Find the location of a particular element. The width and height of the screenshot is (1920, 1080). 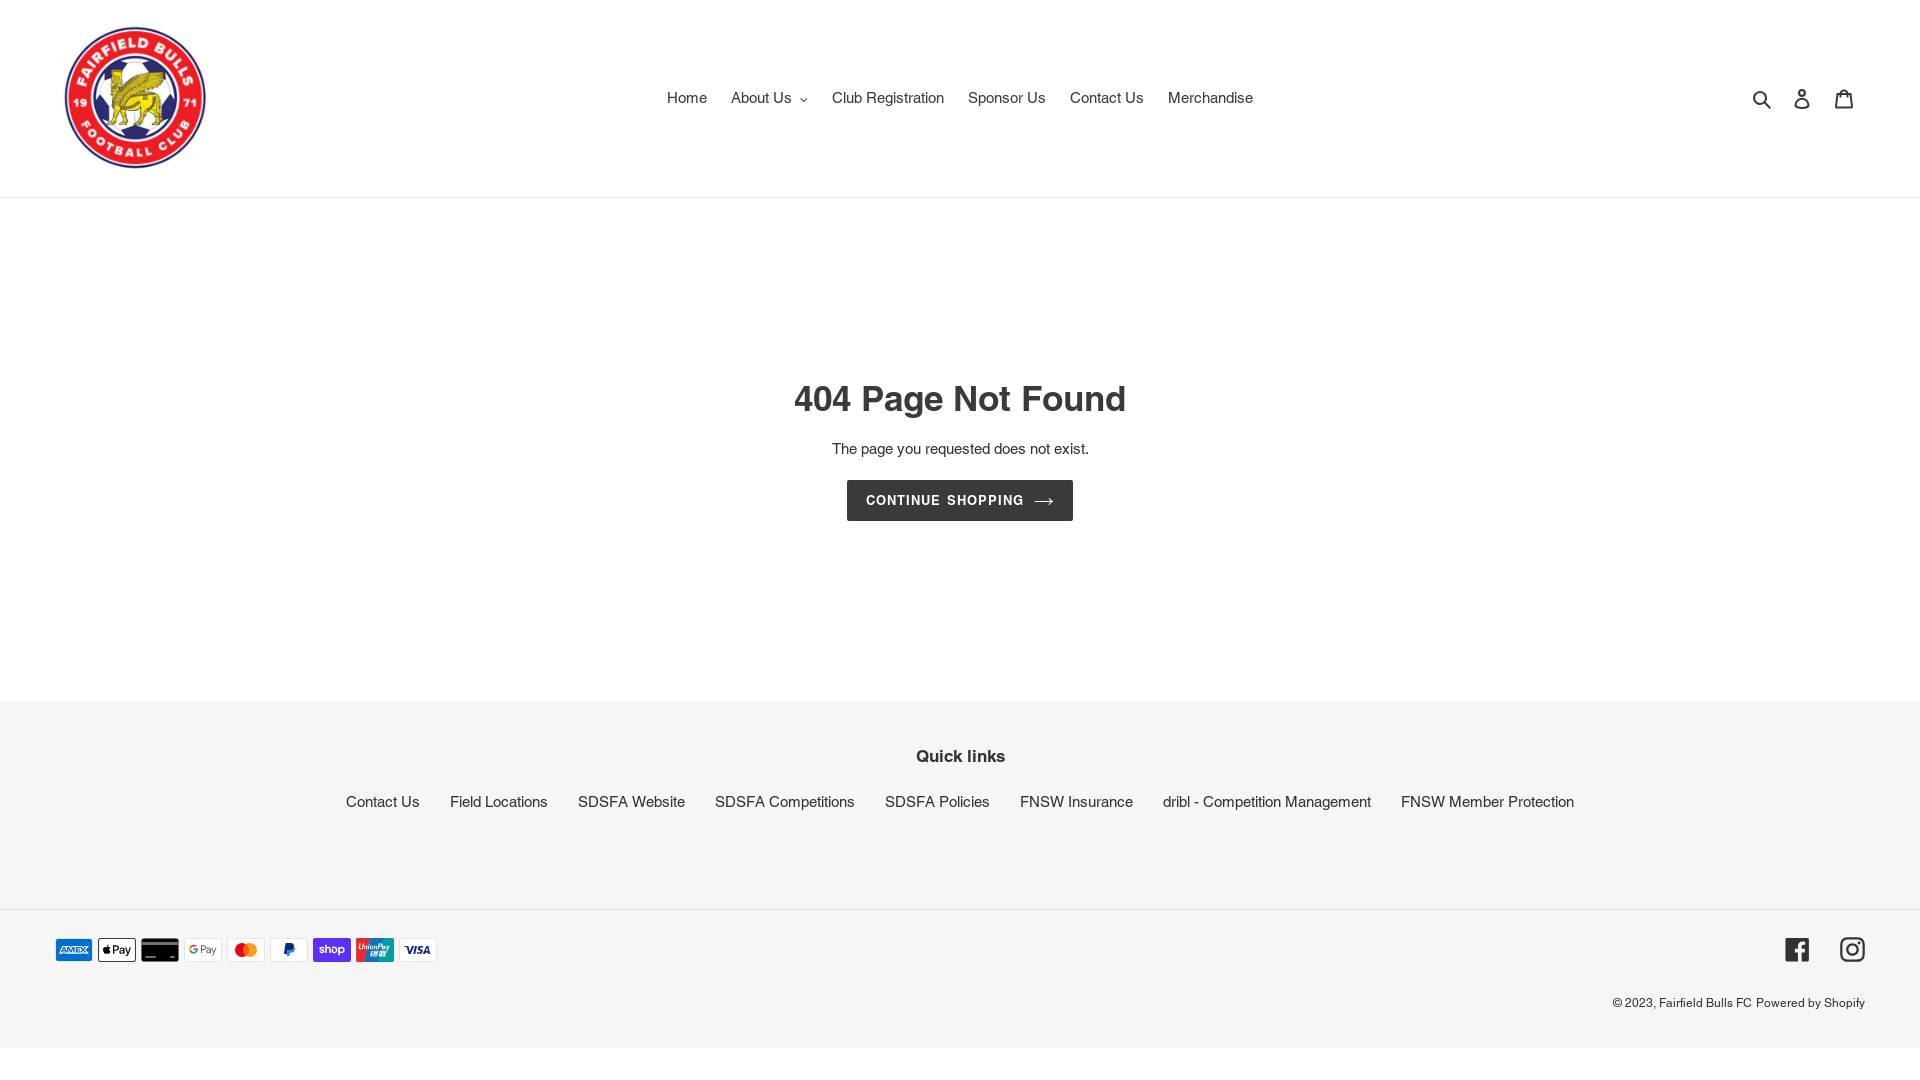

'Merchandise' is located at coordinates (1209, 98).